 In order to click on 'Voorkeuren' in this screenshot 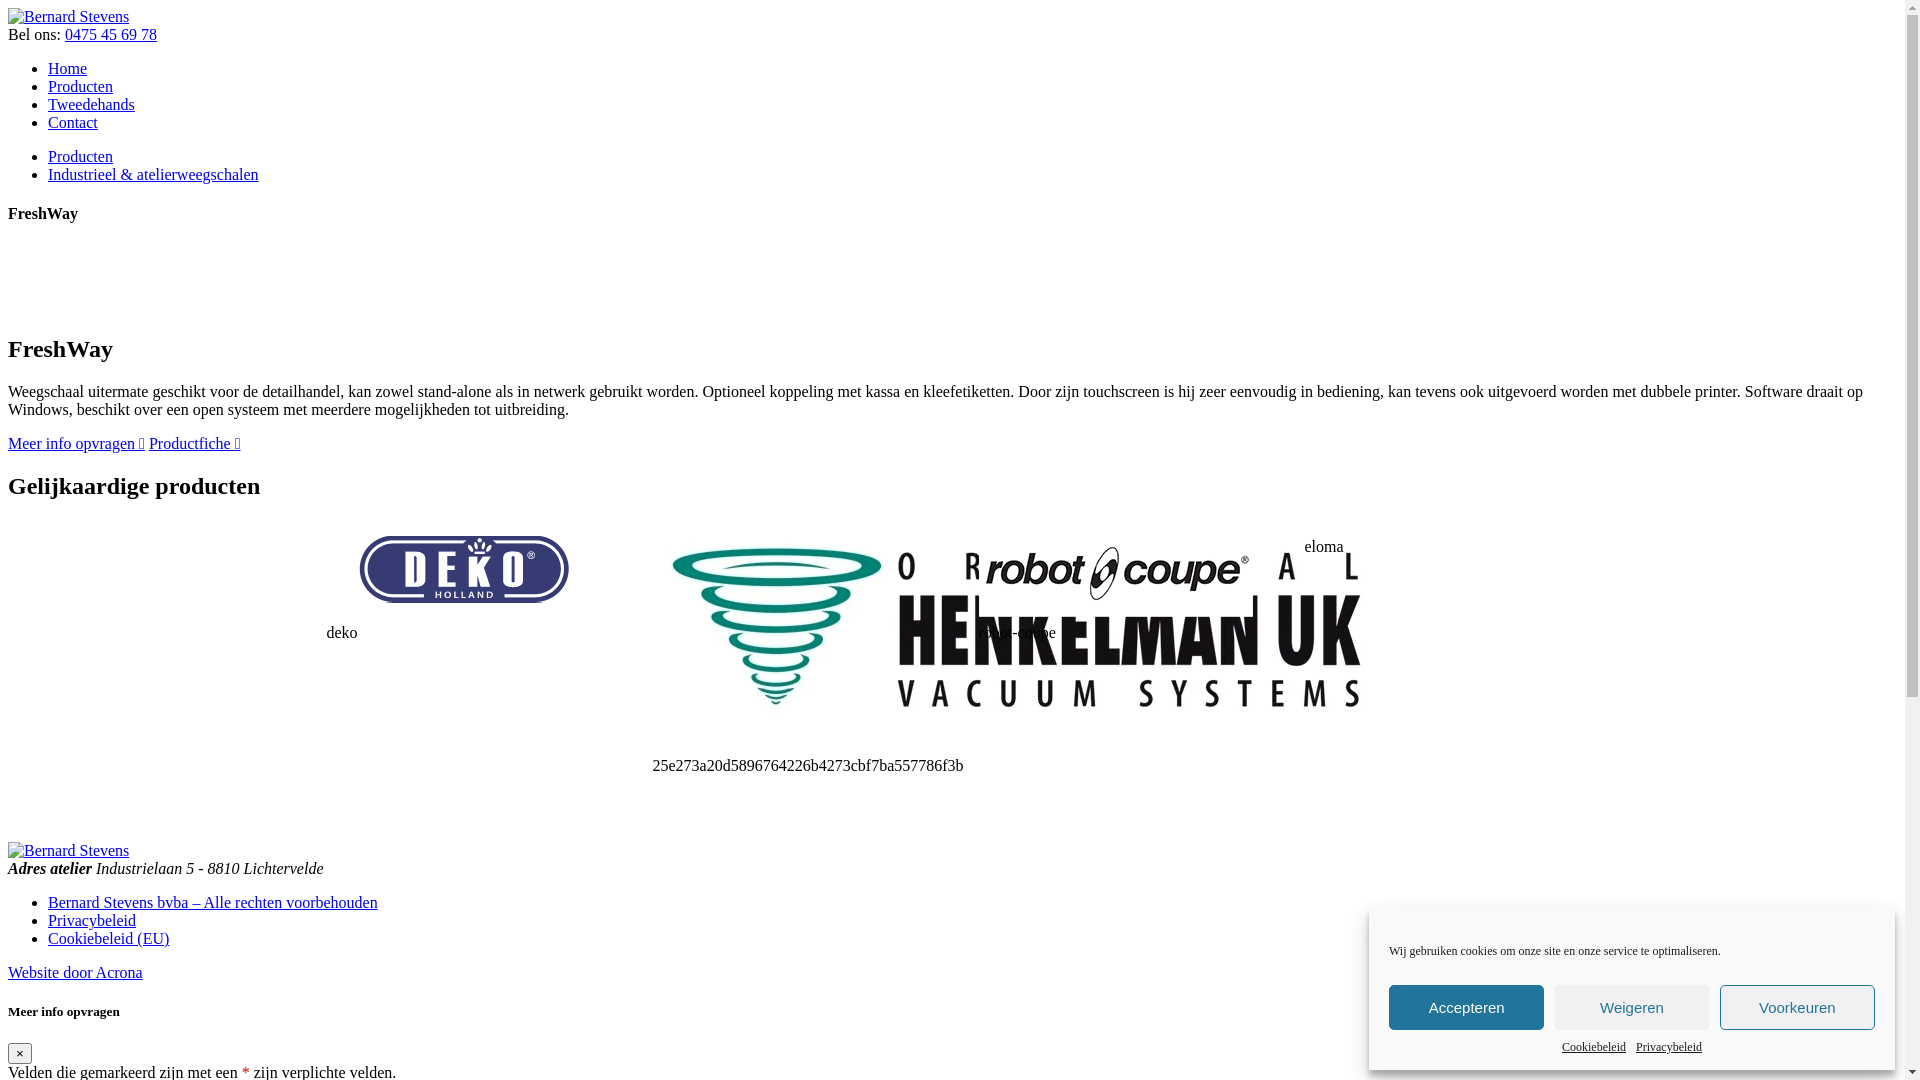, I will do `click(1797, 1007)`.